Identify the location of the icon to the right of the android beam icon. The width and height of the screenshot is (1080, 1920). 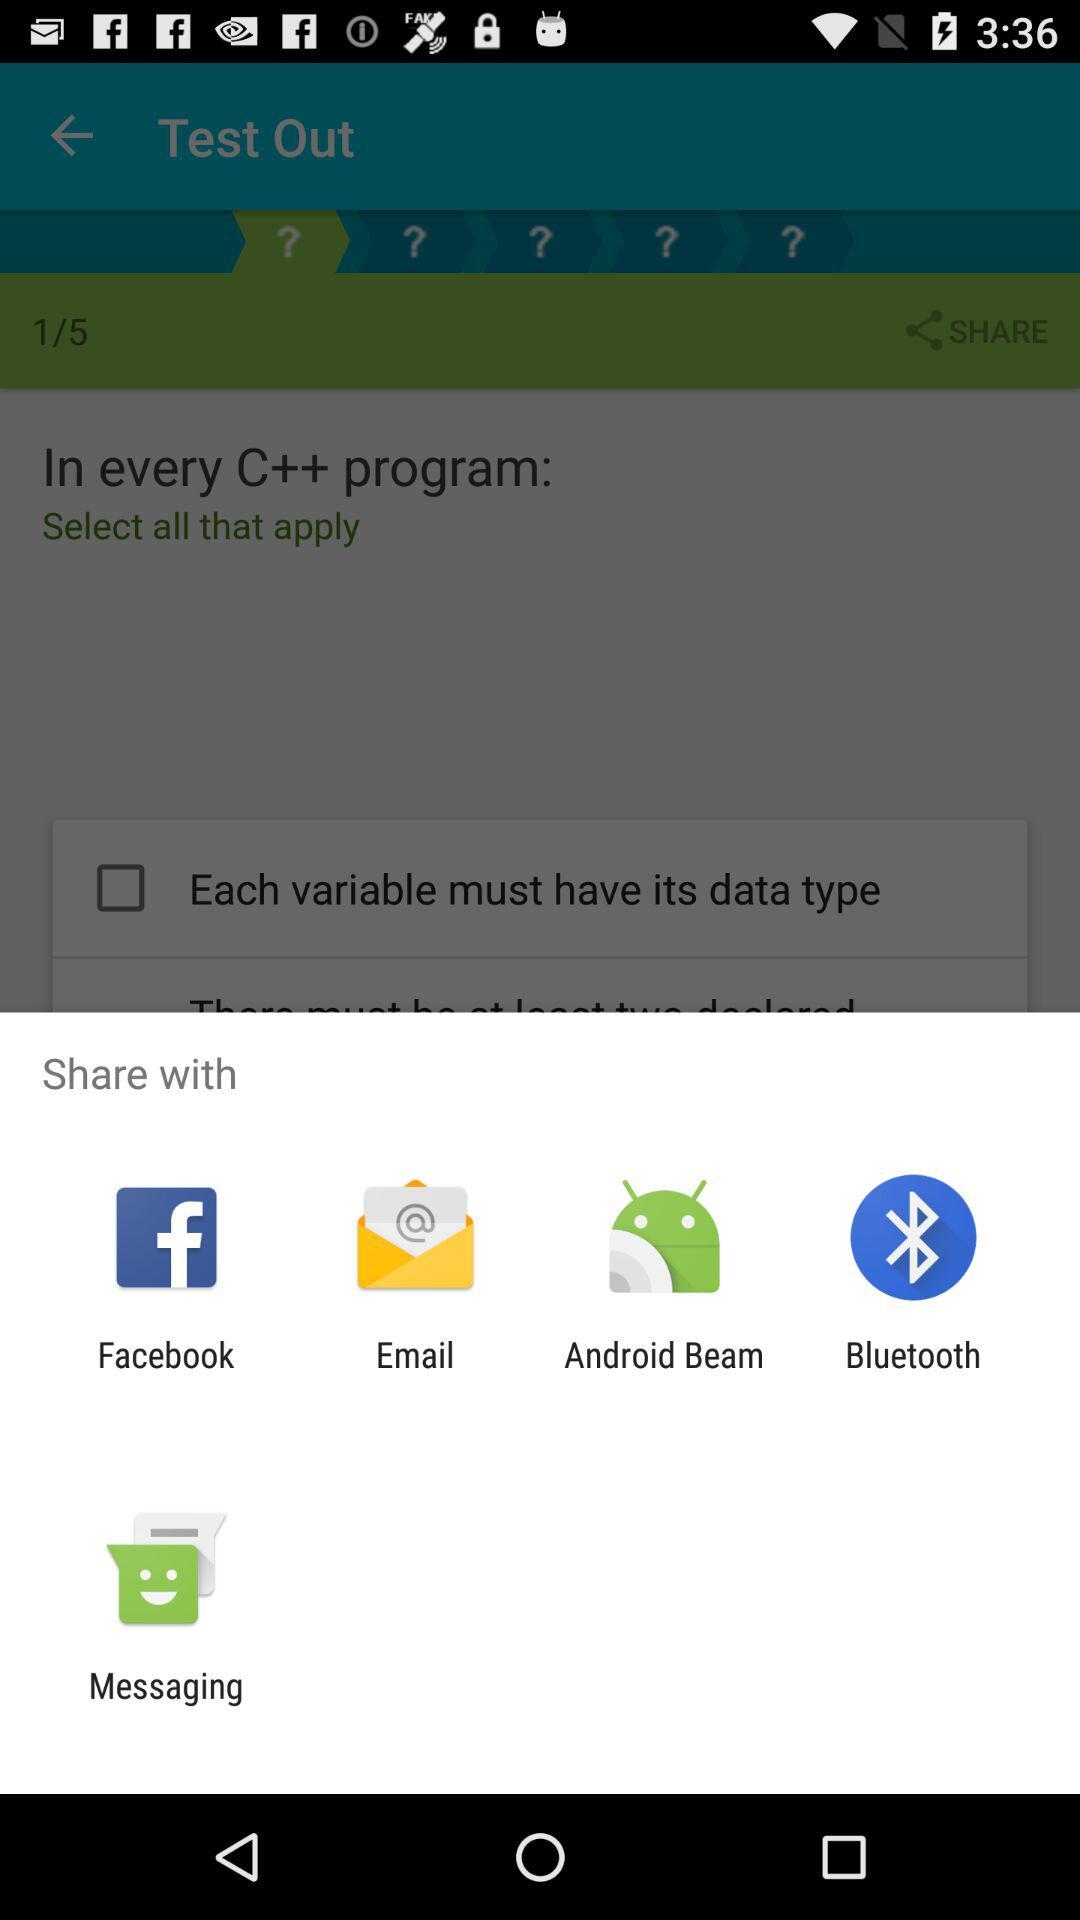
(913, 1374).